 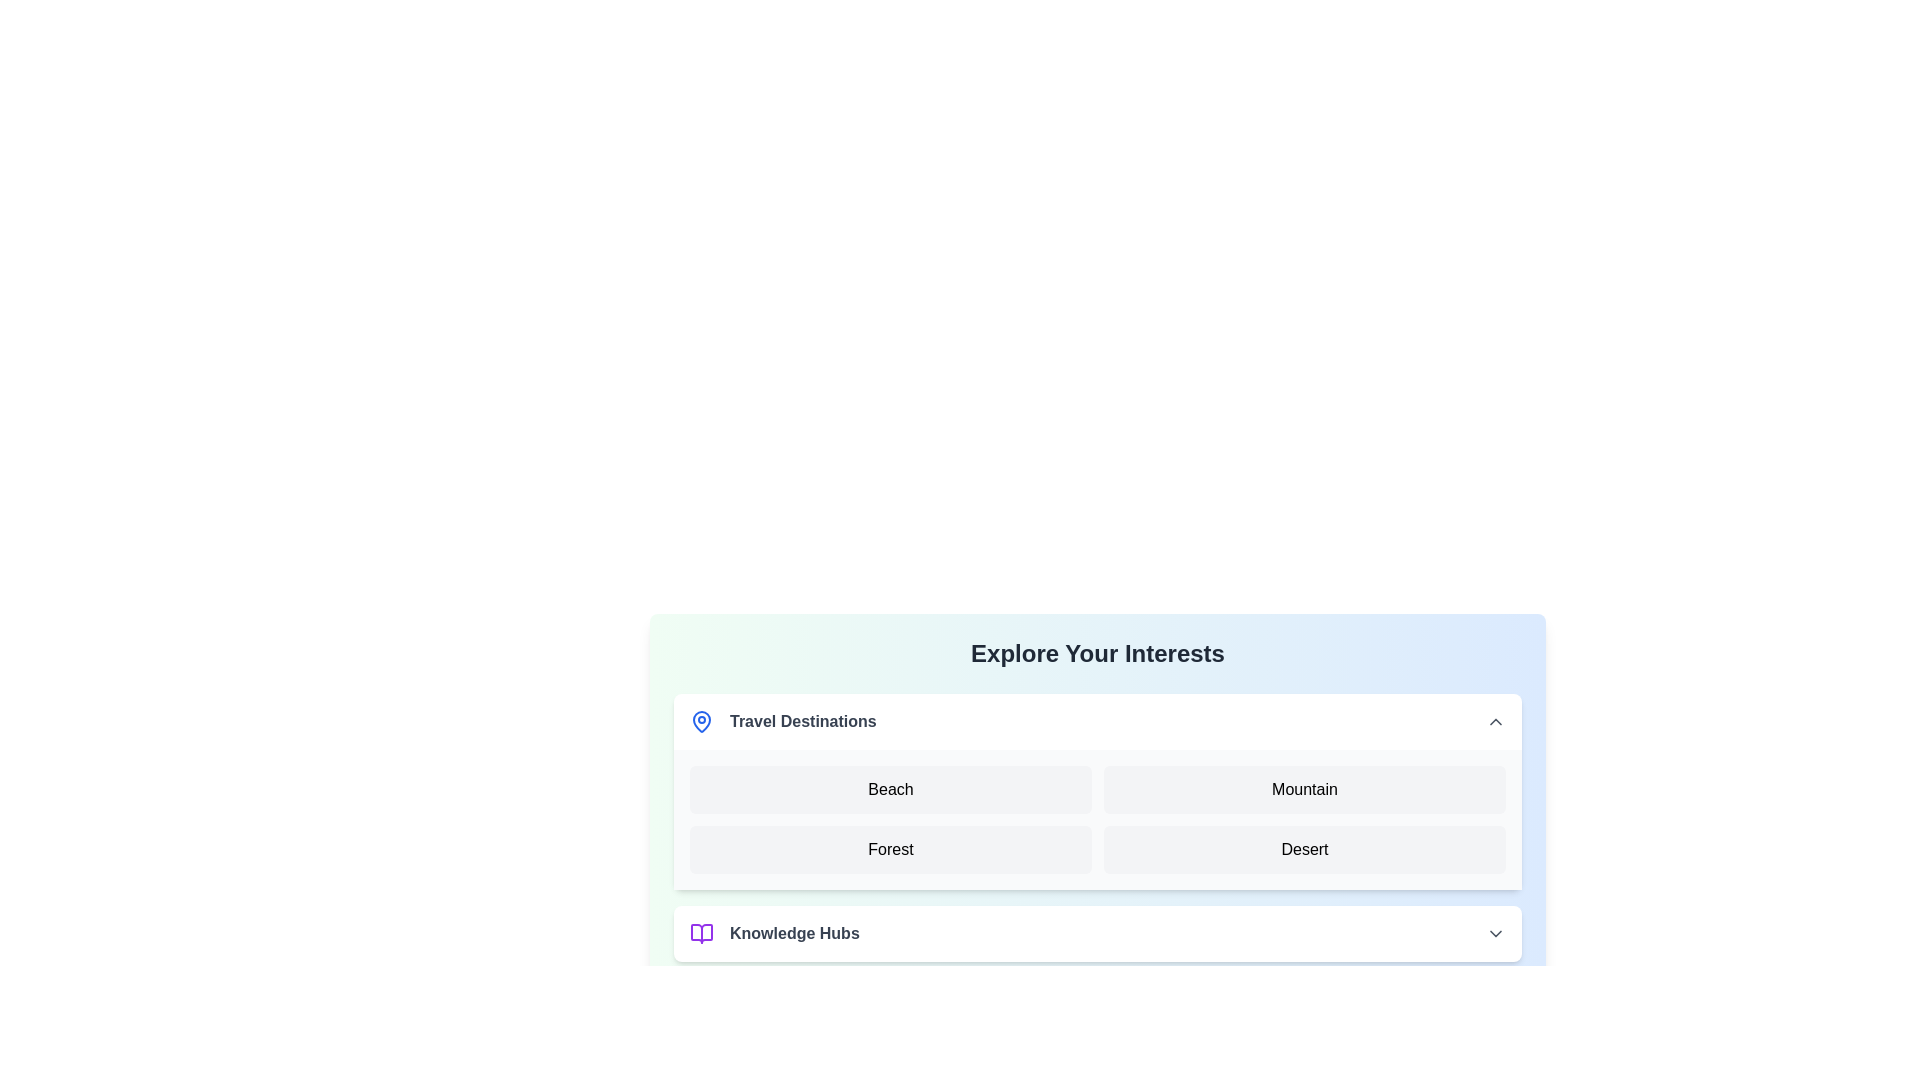 What do you see at coordinates (890, 789) in the screenshot?
I see `the 'Beach' text-based button in the 'Travel Destinations' section` at bounding box center [890, 789].